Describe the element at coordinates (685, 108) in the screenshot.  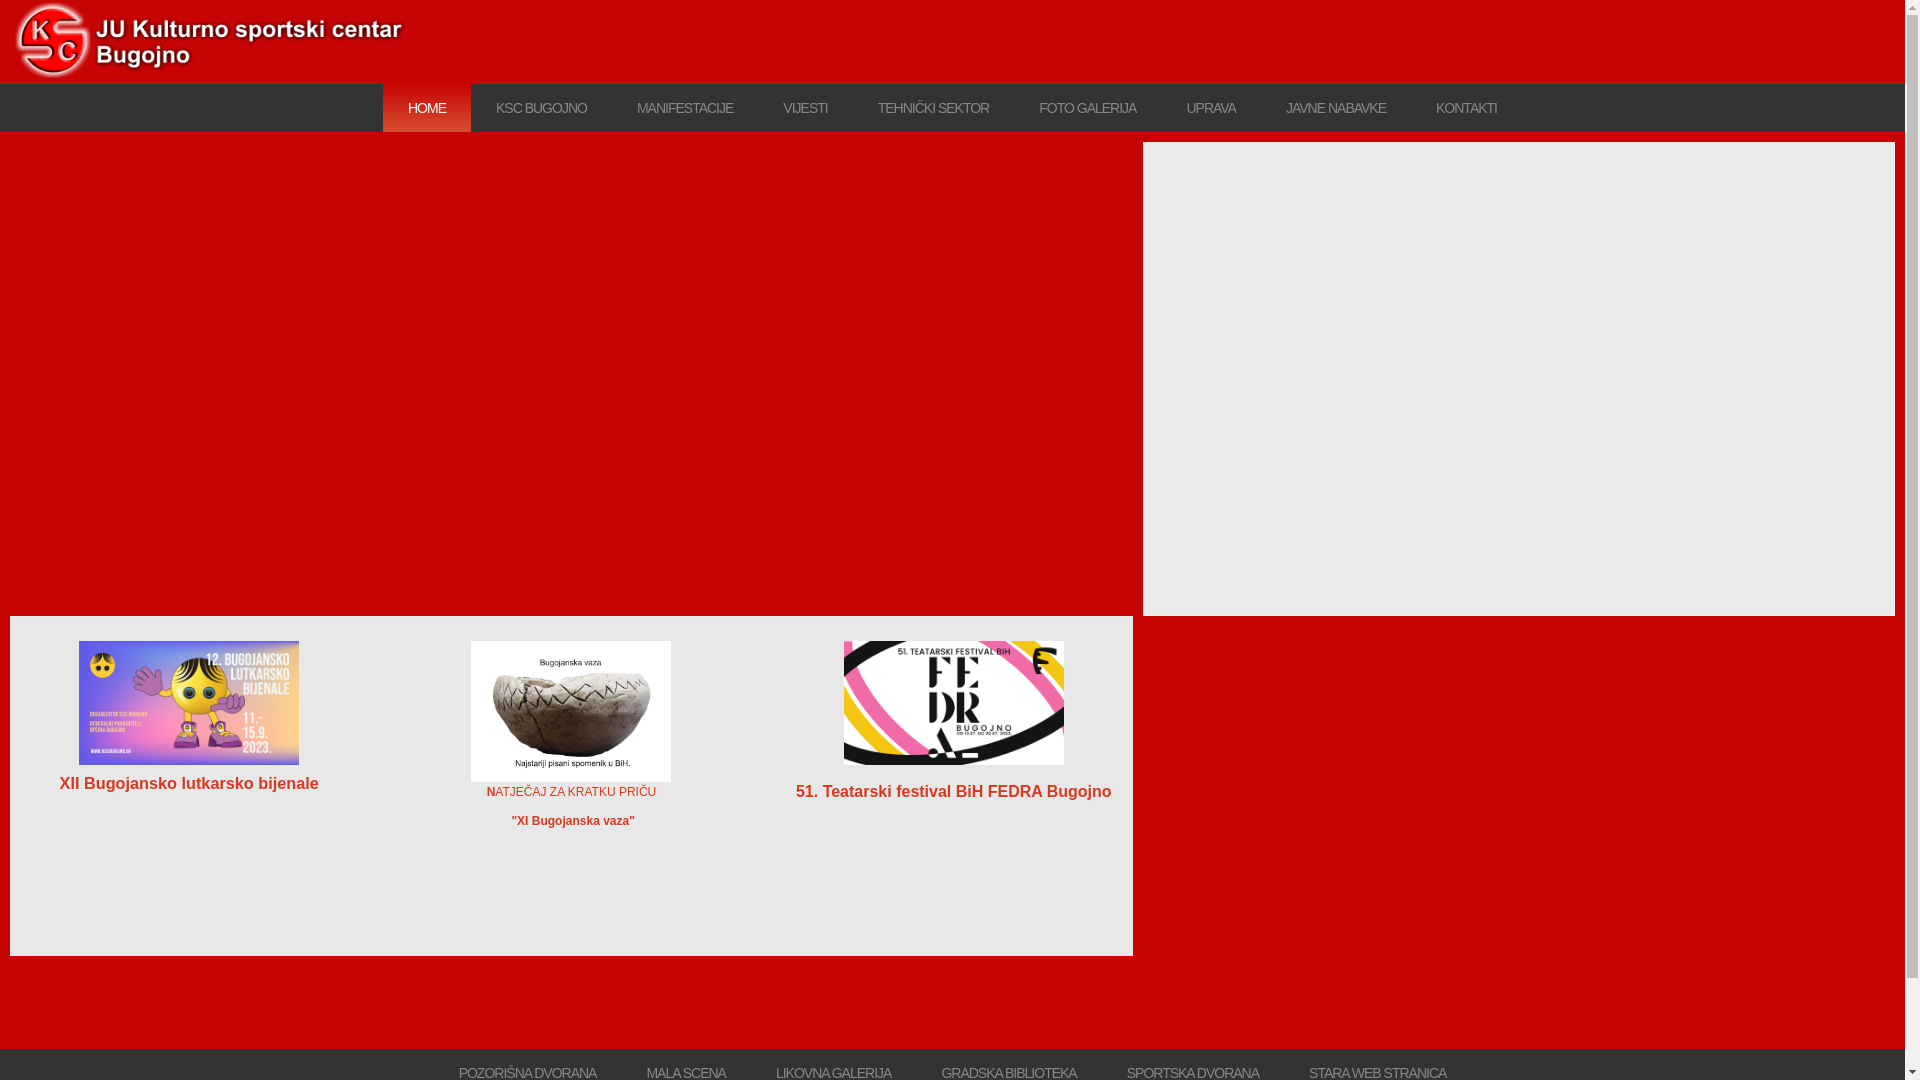
I see `'MANIFESTACIJE'` at that location.